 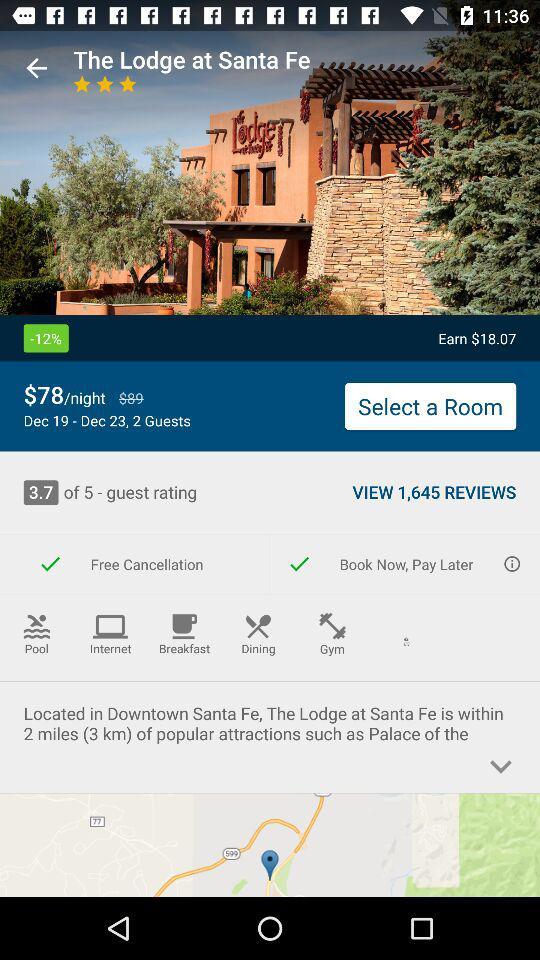 What do you see at coordinates (36, 68) in the screenshot?
I see `the icon above the -12%` at bounding box center [36, 68].